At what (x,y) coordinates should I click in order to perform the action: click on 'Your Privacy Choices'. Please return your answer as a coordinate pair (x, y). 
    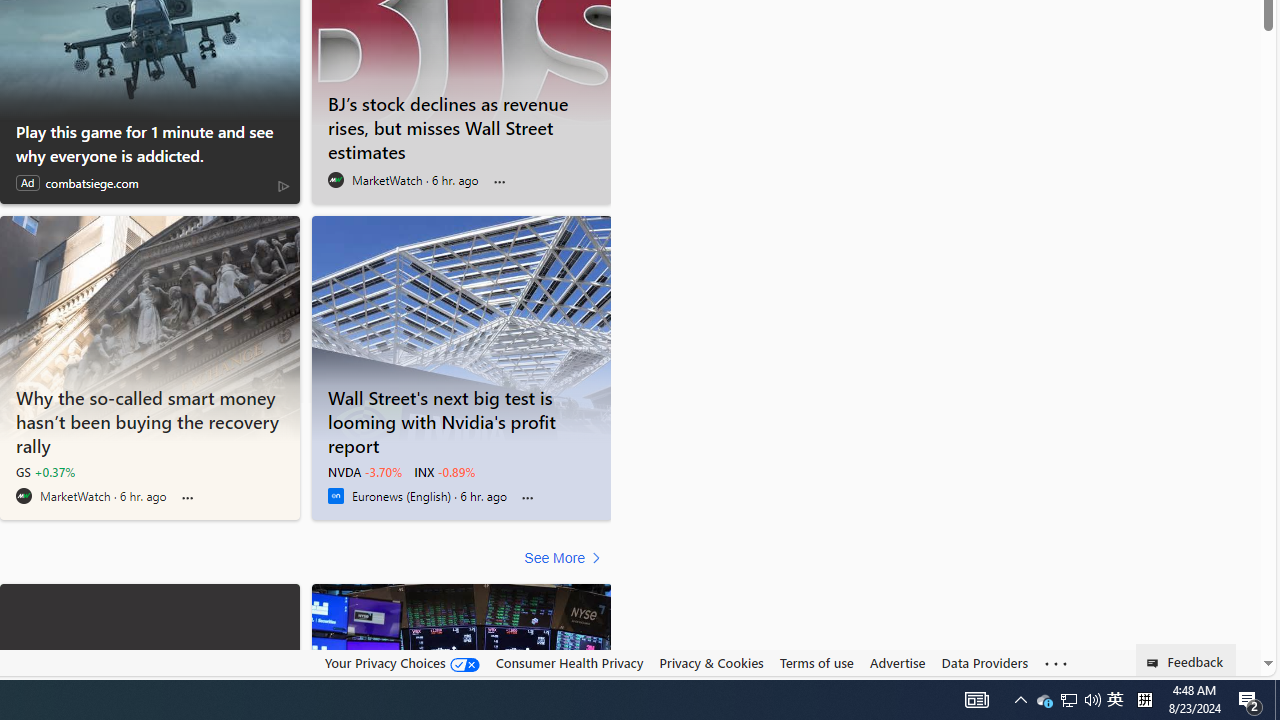
    Looking at the image, I should click on (400, 663).